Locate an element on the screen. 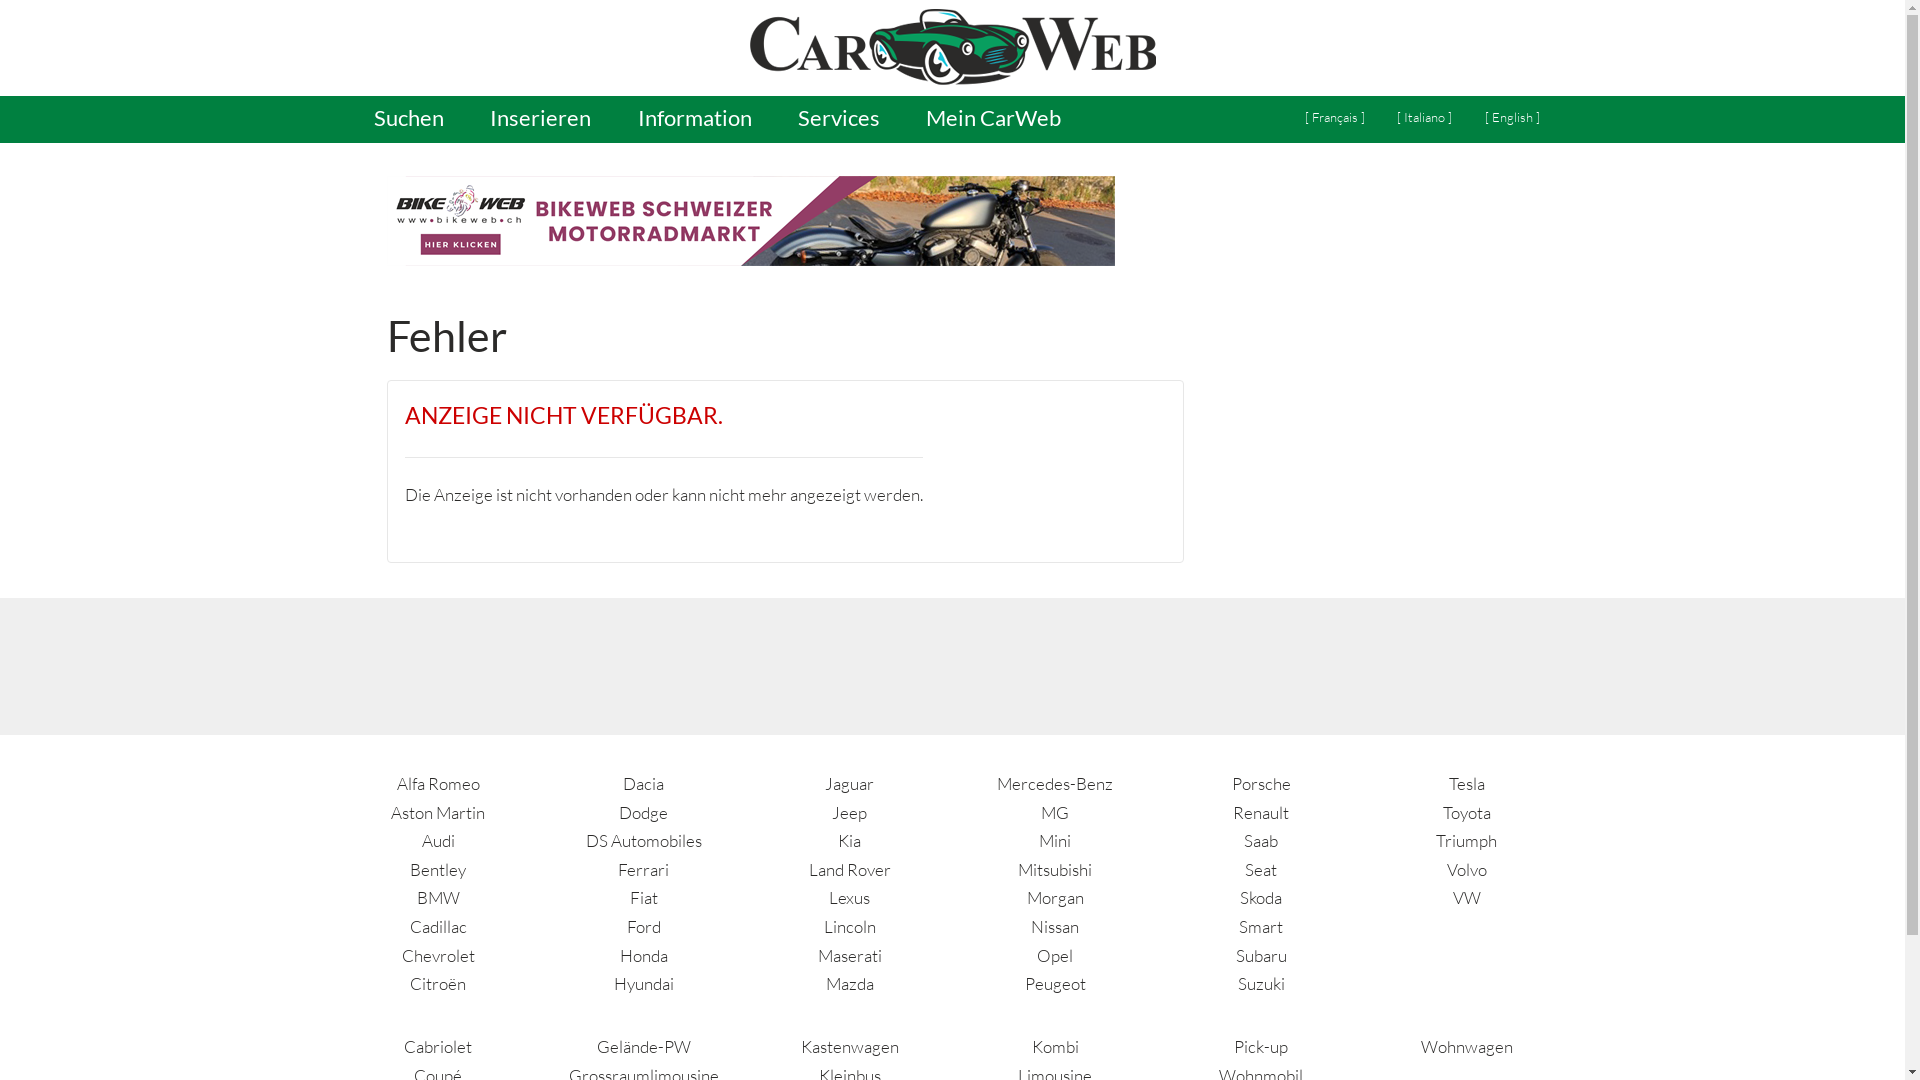 The image size is (1920, 1080). 'Peugeot' is located at coordinates (1054, 982).